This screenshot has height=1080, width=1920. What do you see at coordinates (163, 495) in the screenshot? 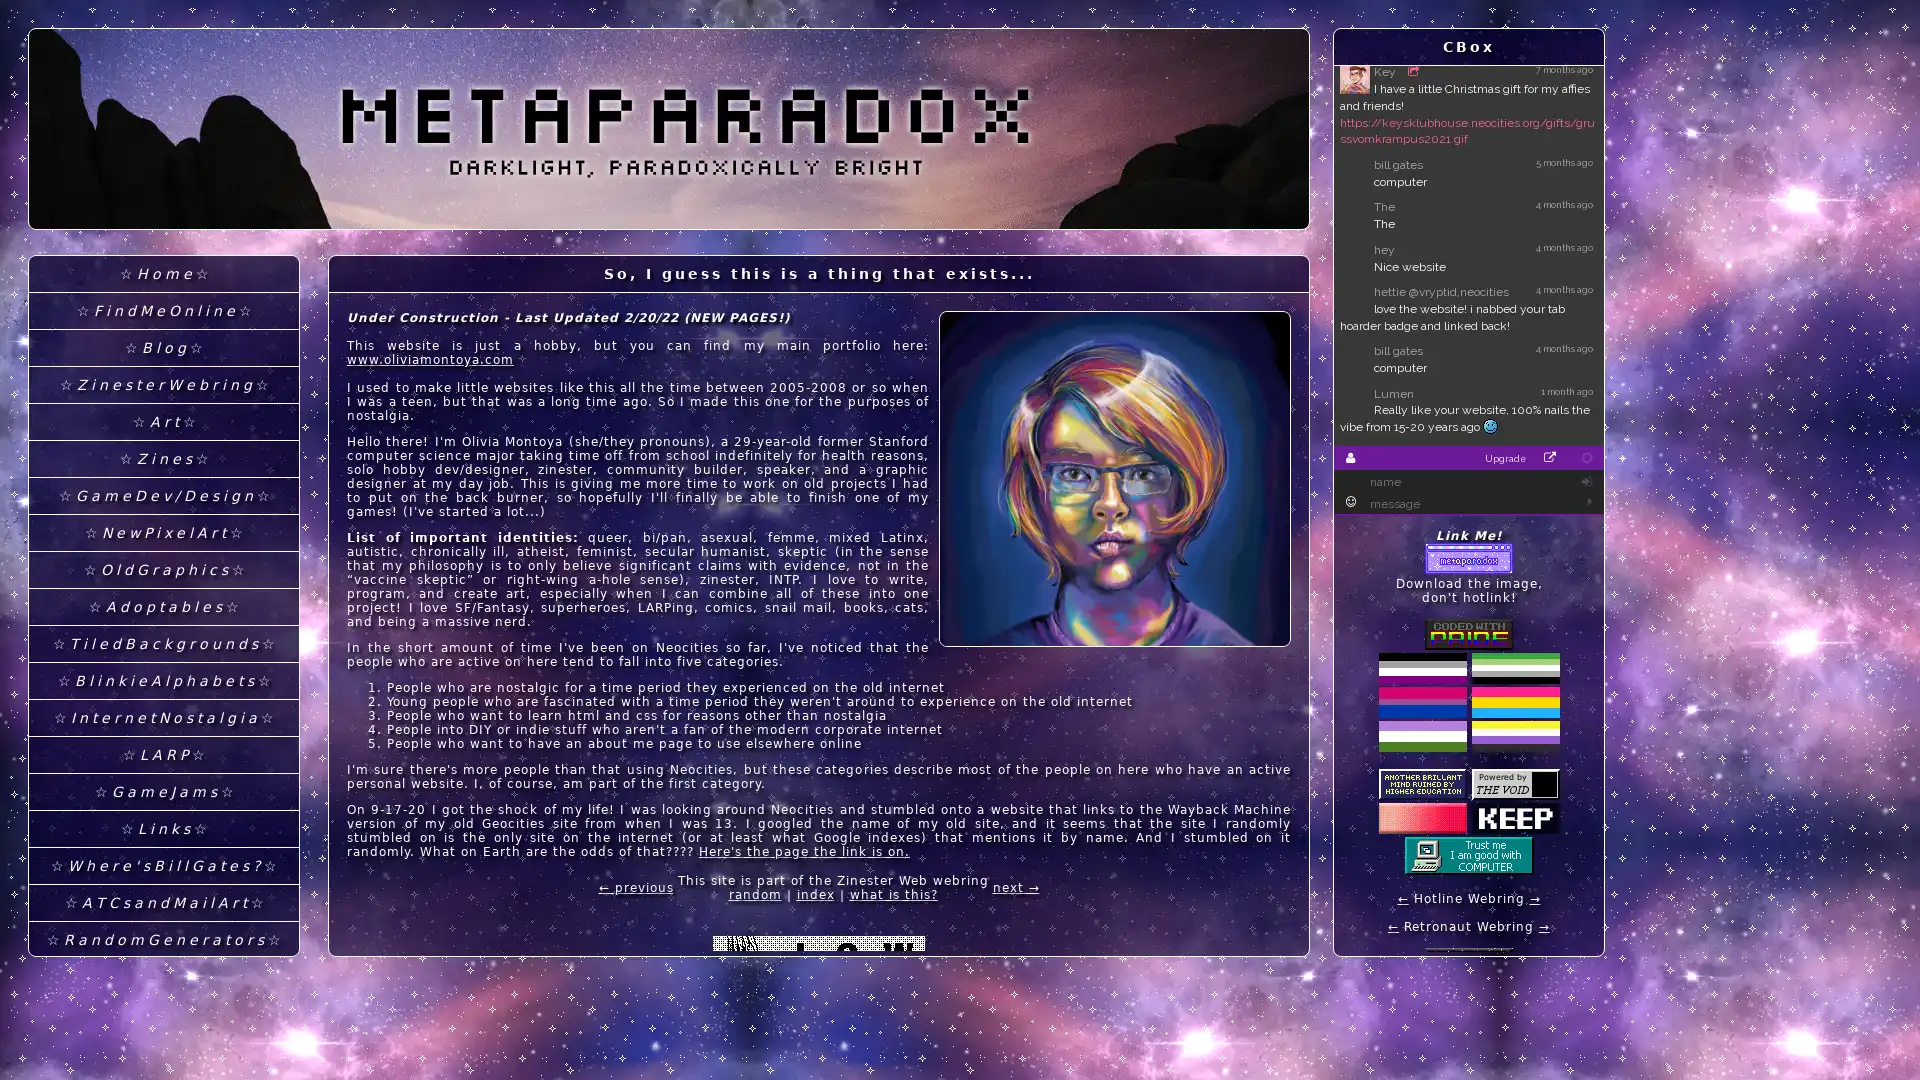
I see `G a m e D e v / D e s i g n` at bounding box center [163, 495].